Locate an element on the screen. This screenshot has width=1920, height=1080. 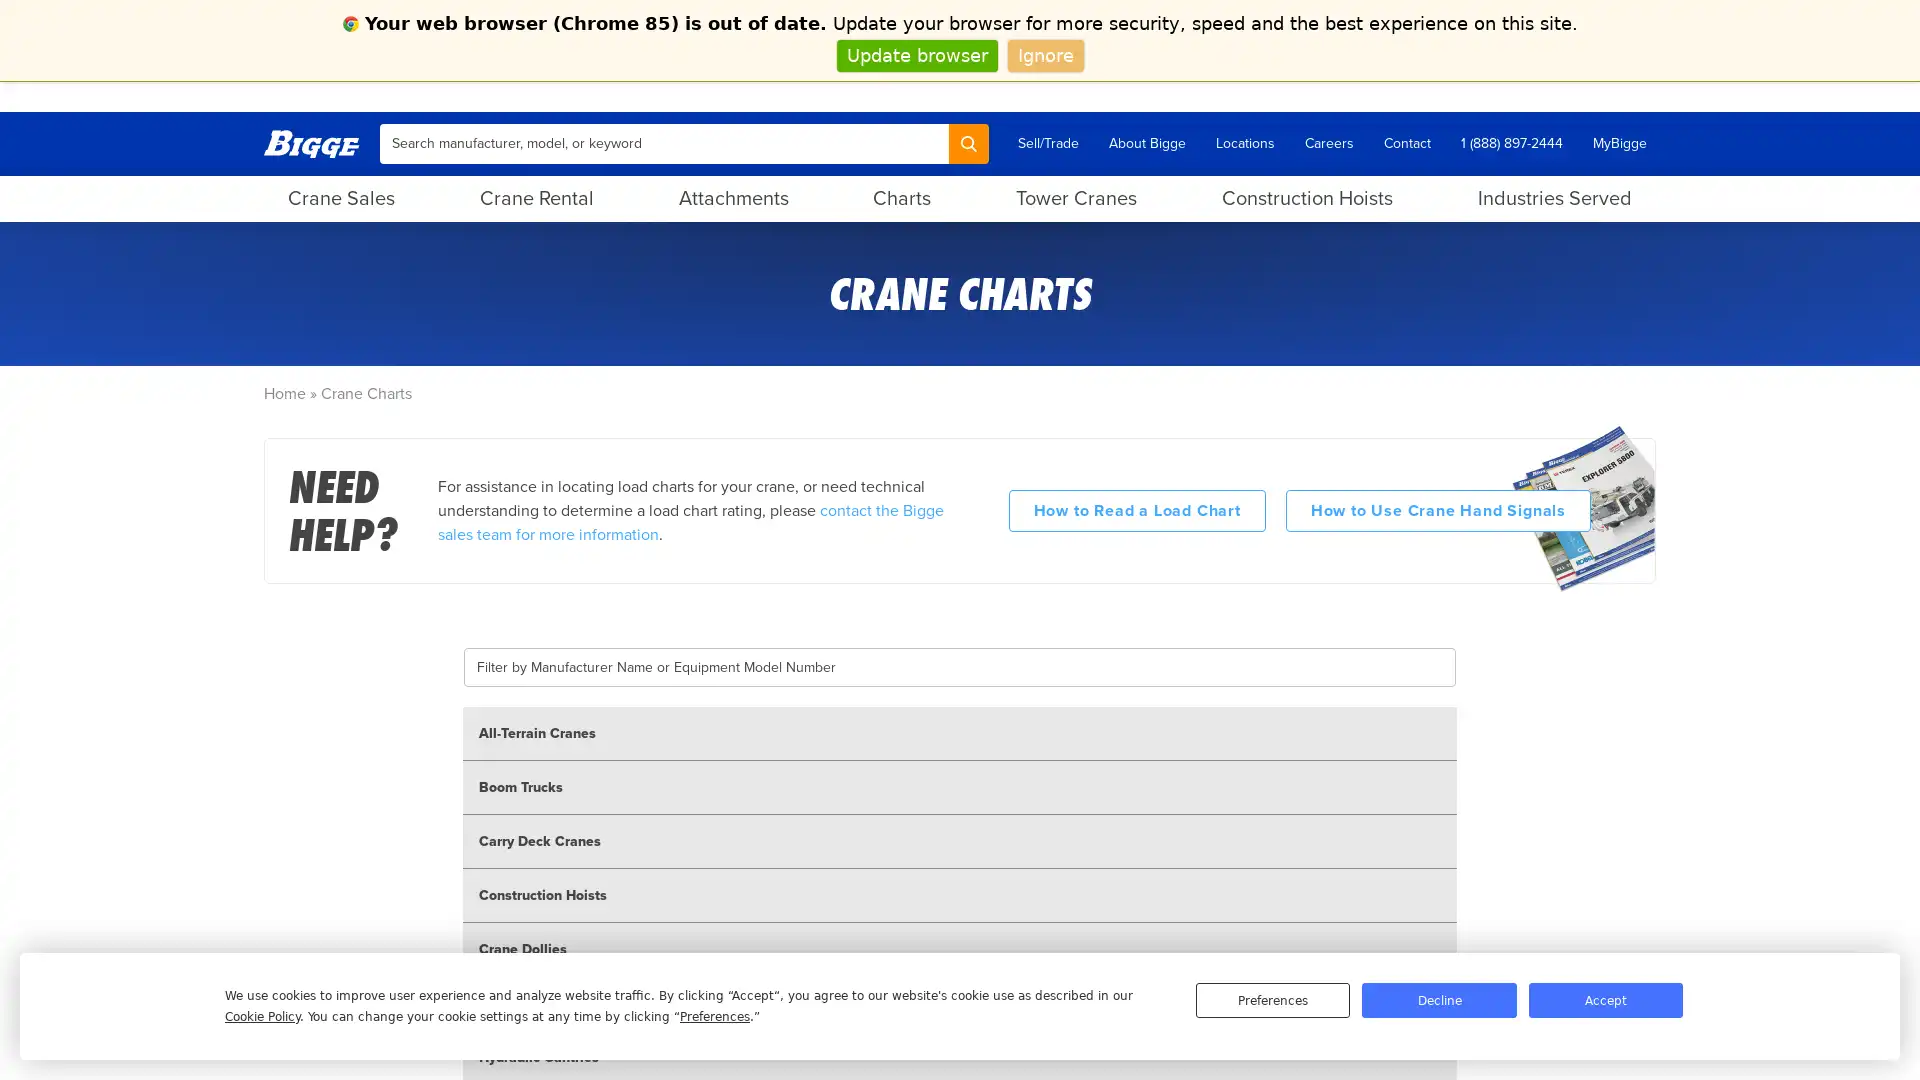
Decline is located at coordinates (1438, 1000).